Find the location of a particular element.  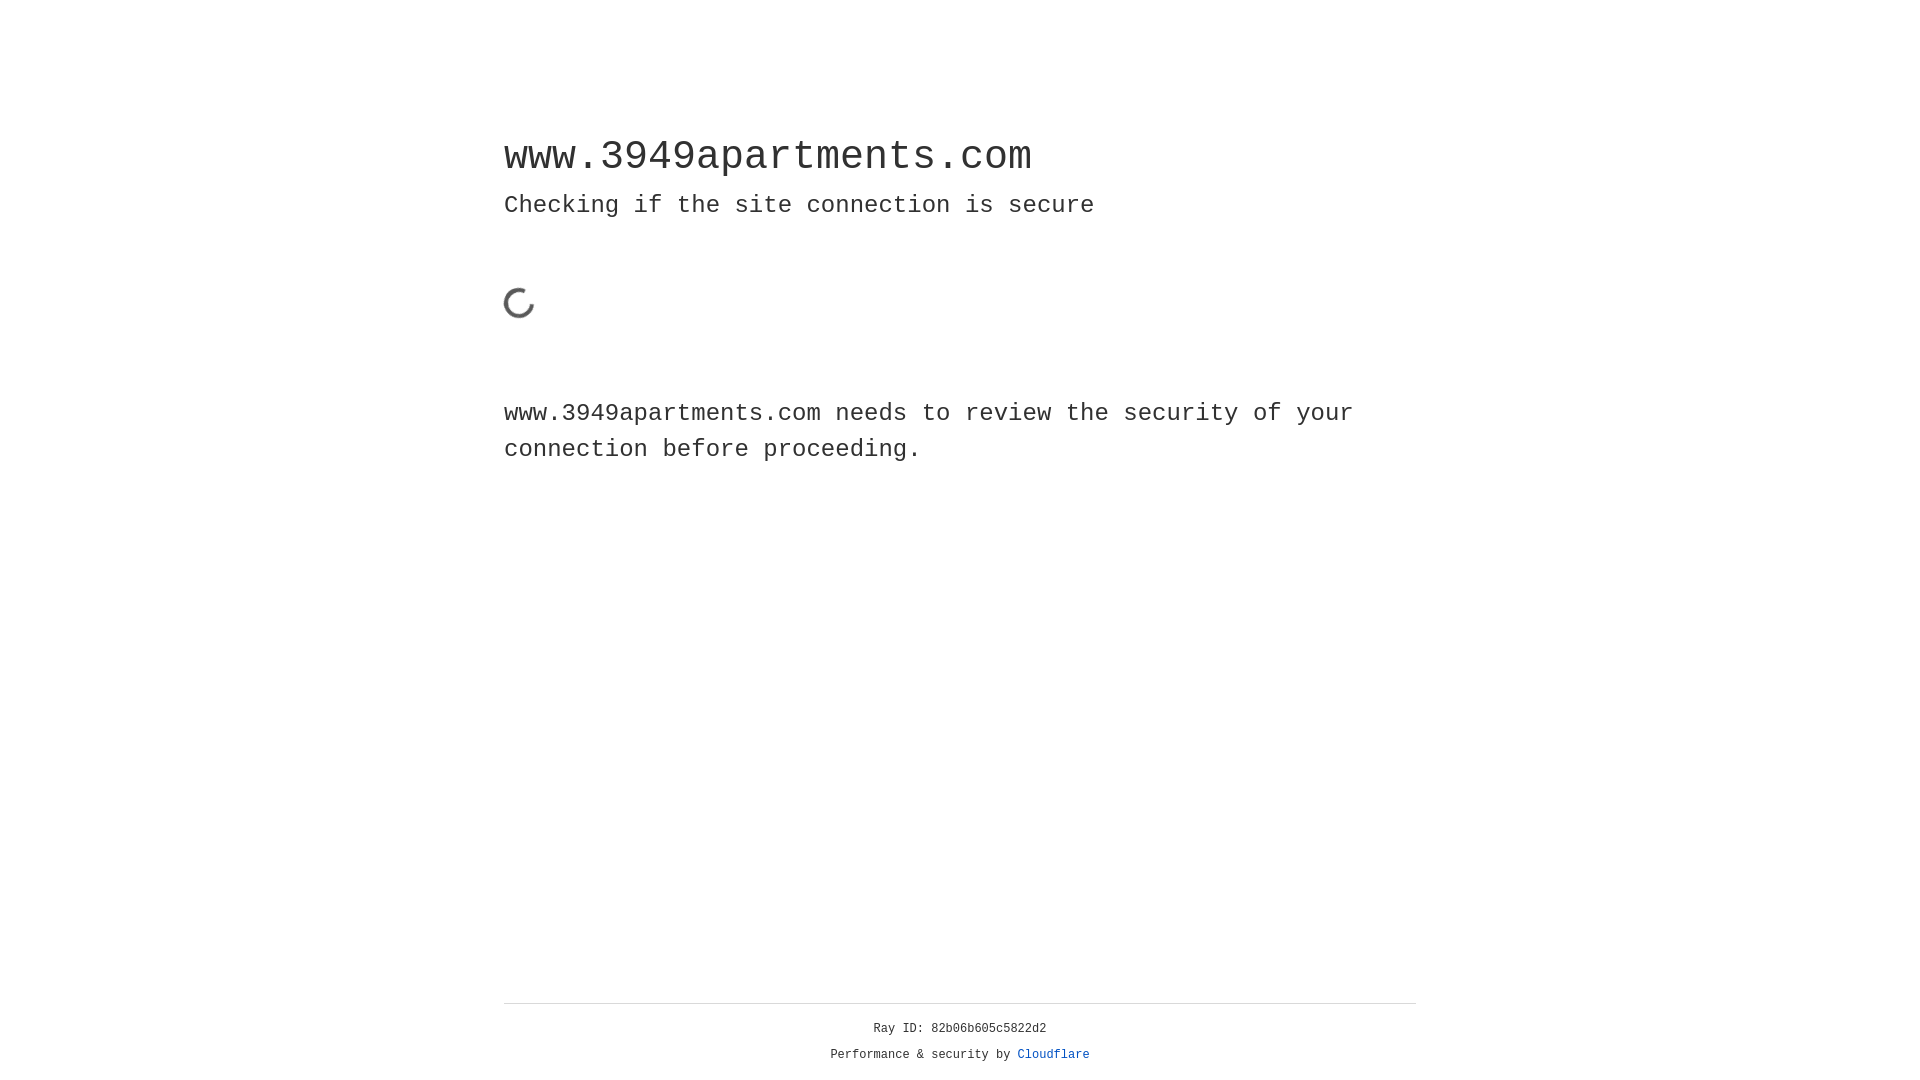

'Cloudflare' is located at coordinates (1053, 1054).